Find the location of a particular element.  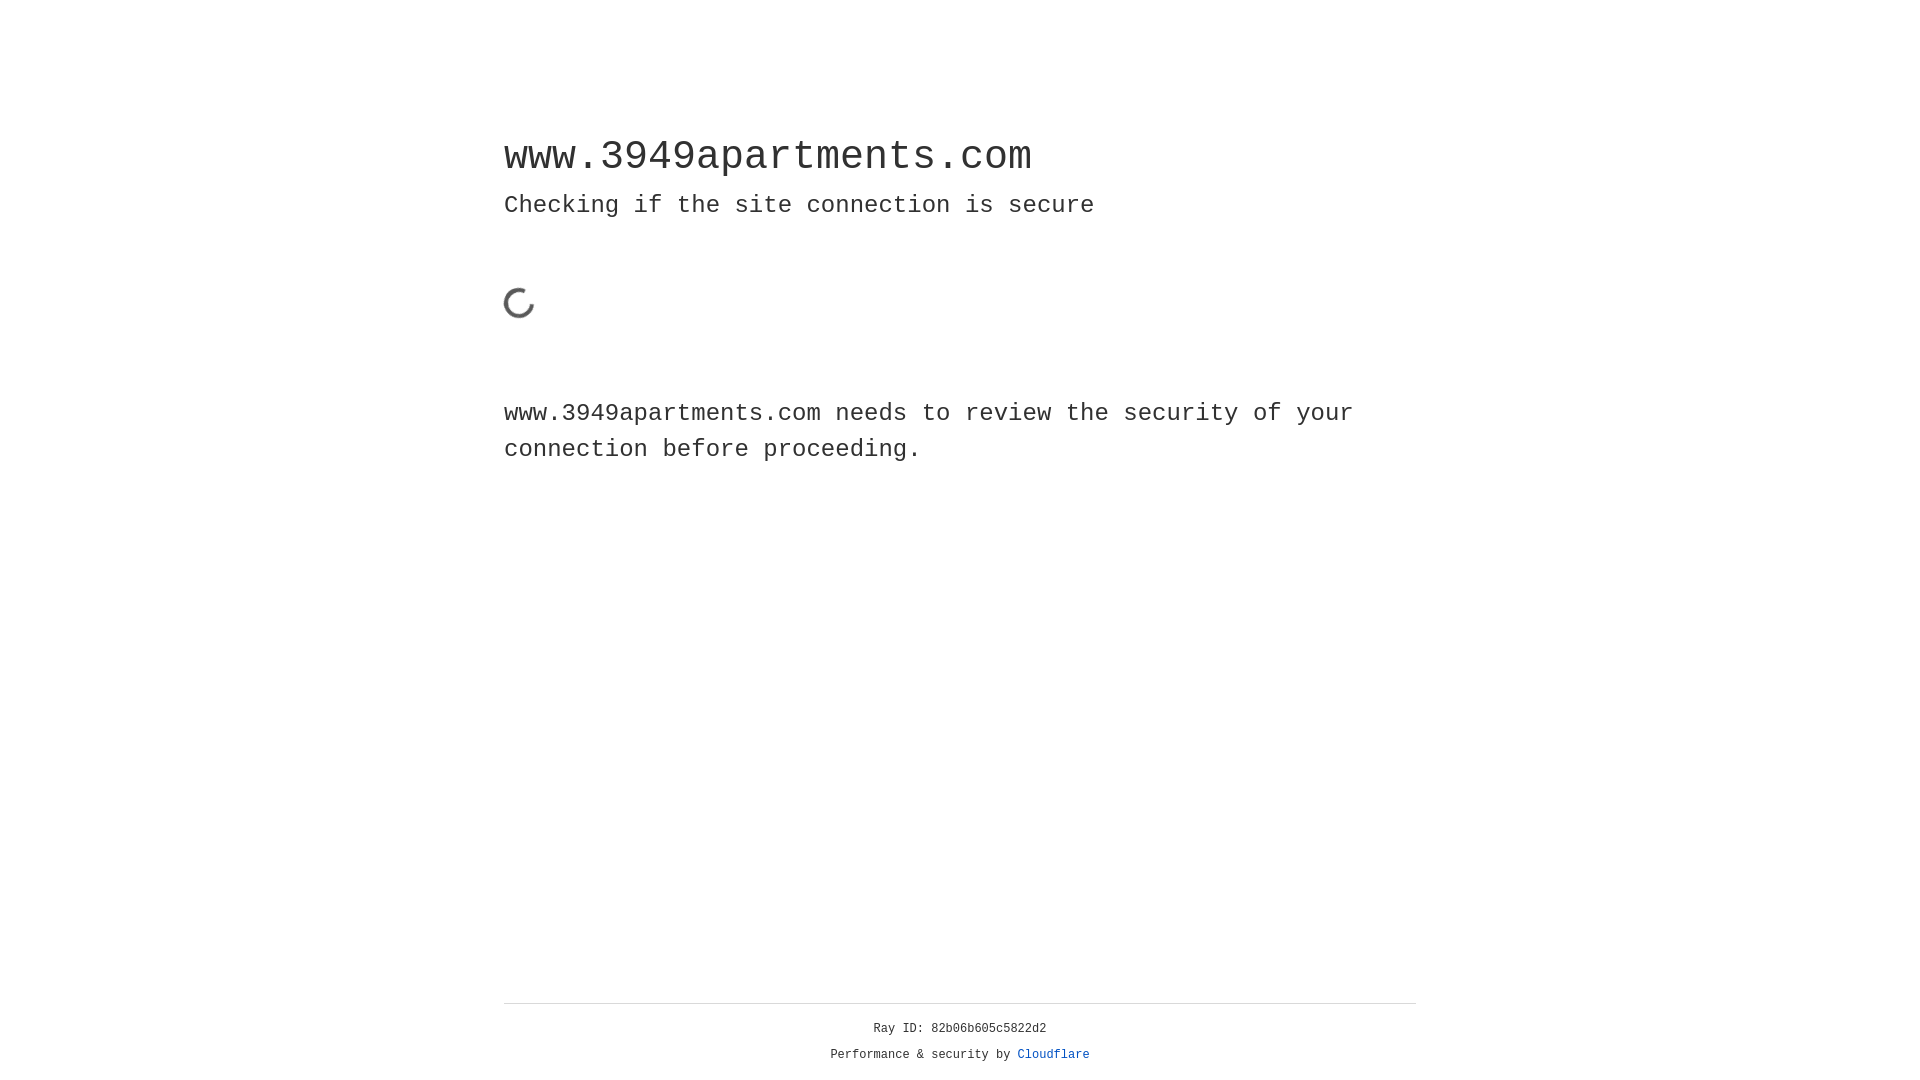

'Cloudflare' is located at coordinates (1053, 1054).